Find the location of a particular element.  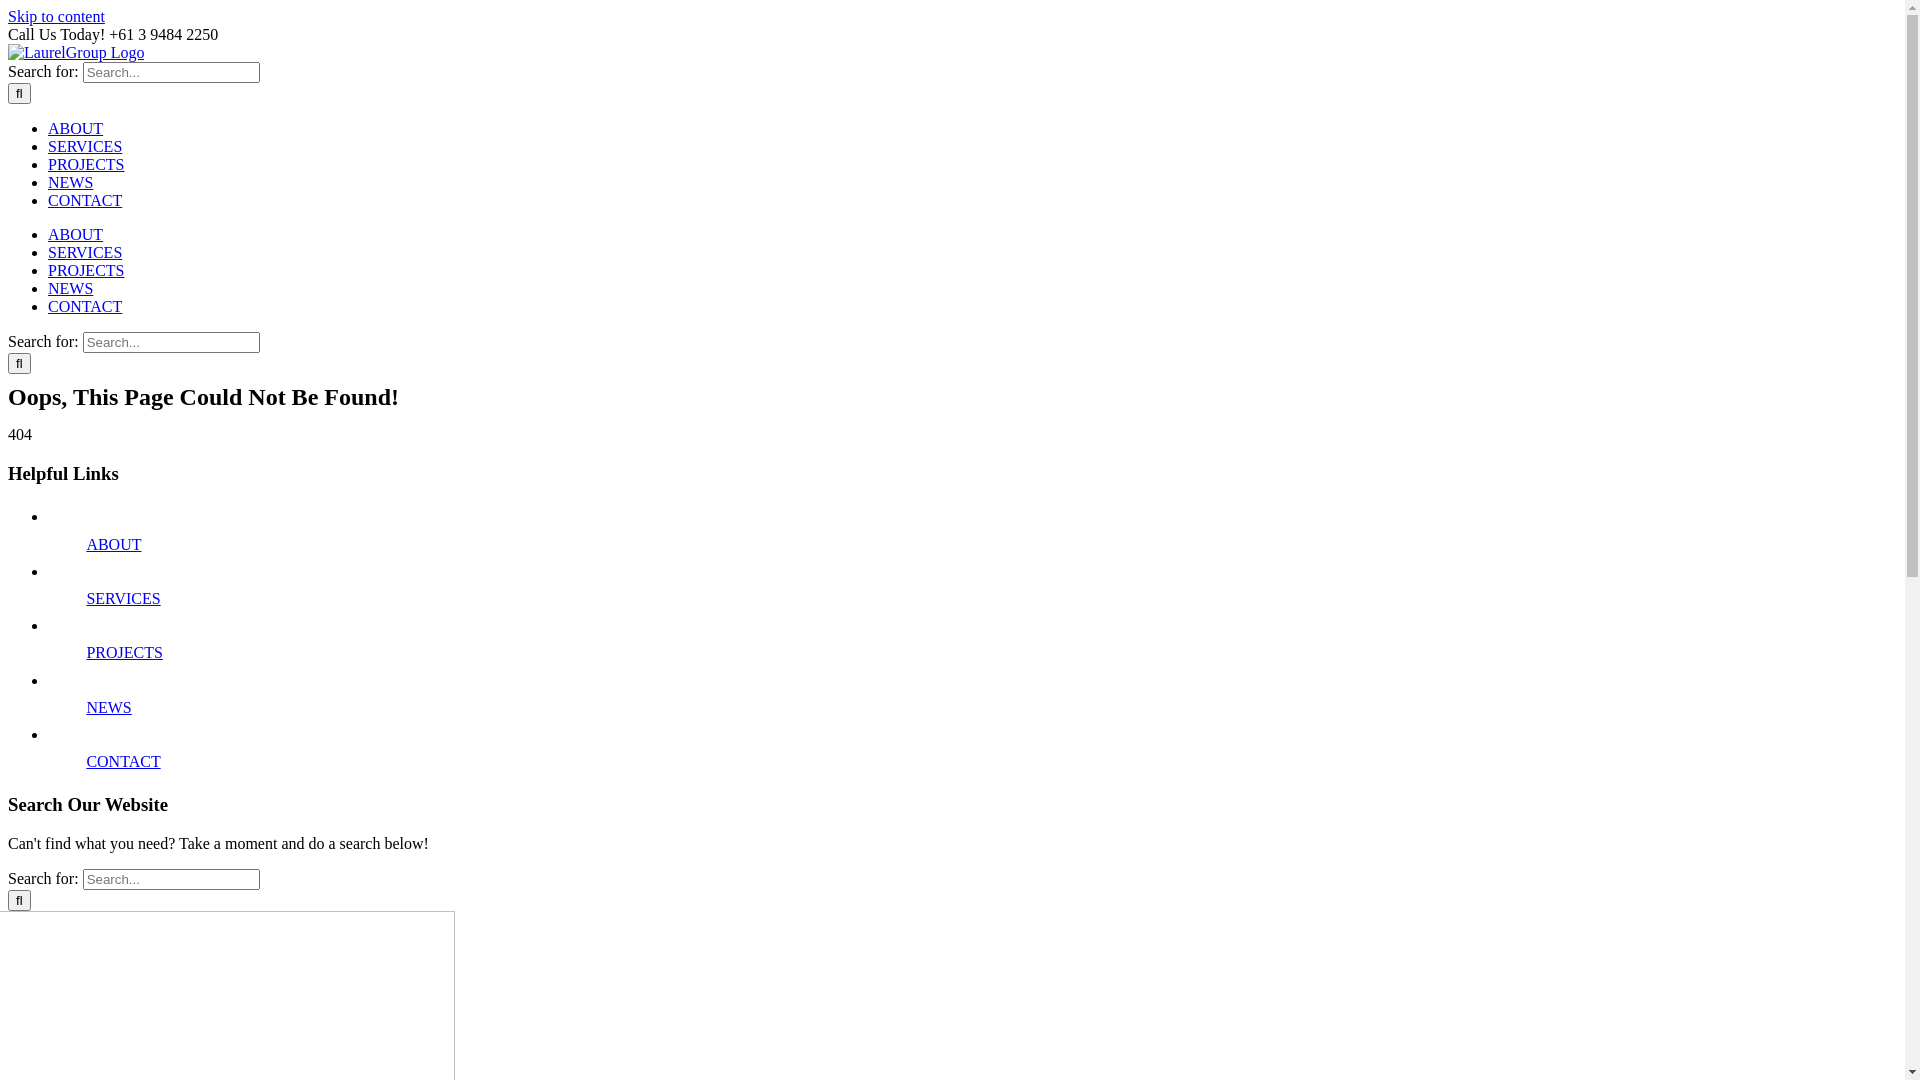

'SERVICES' is located at coordinates (84, 145).